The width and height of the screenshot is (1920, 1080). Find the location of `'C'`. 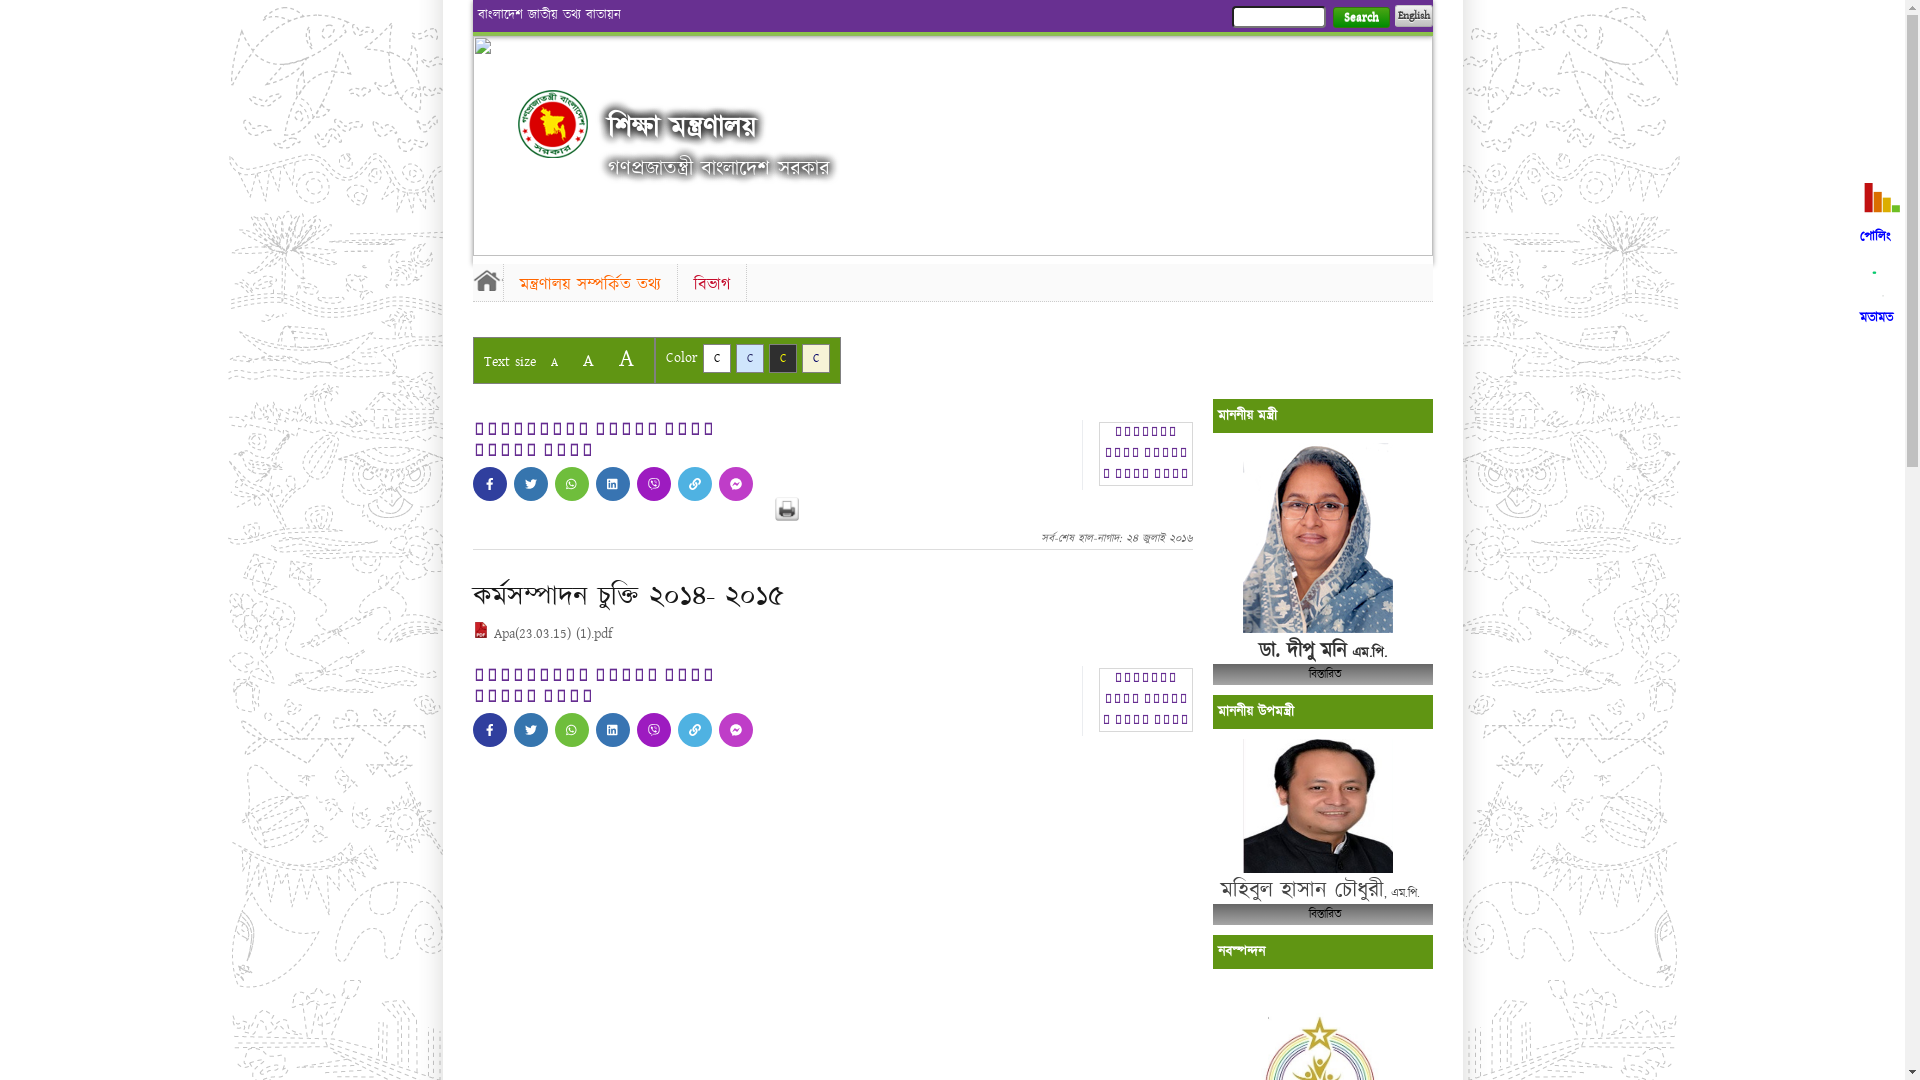

'C' is located at coordinates (748, 357).